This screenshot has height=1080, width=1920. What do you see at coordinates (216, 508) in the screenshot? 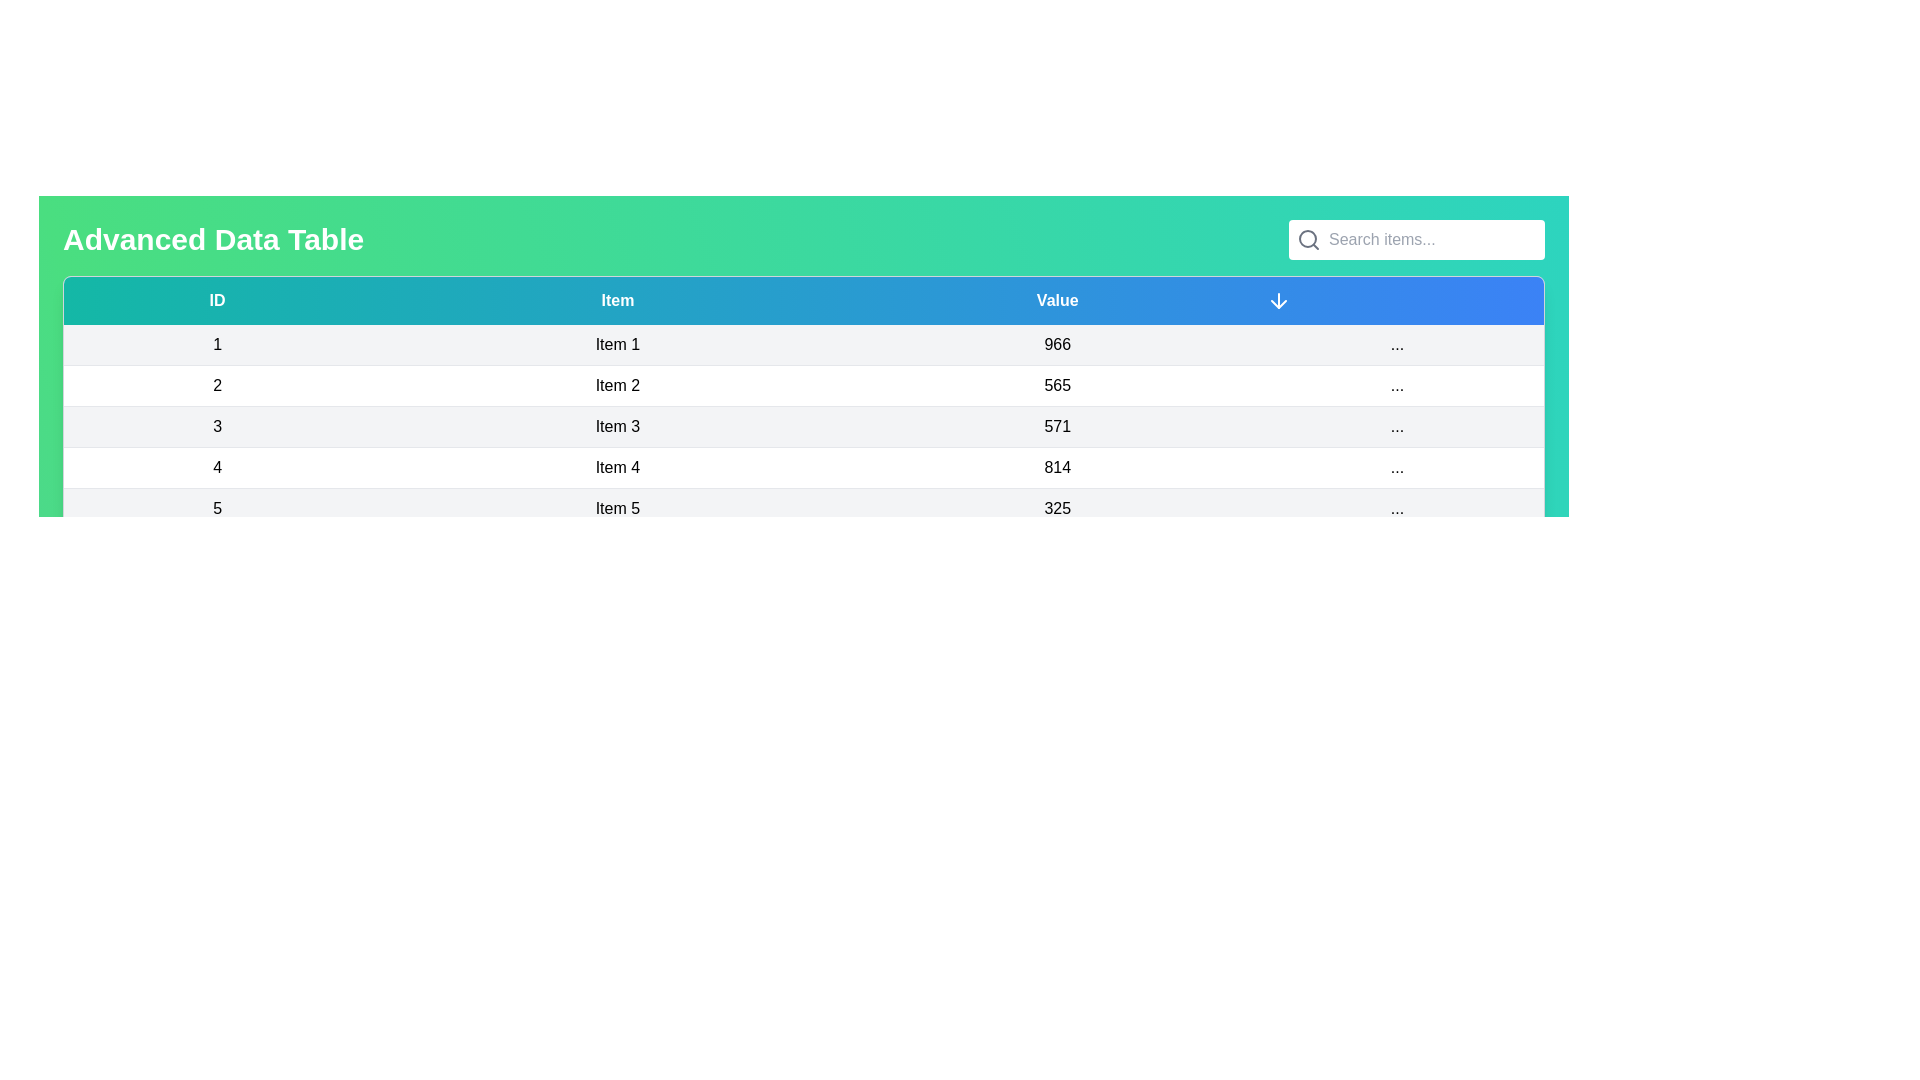
I see `the text in the row corresponding to 5` at bounding box center [216, 508].